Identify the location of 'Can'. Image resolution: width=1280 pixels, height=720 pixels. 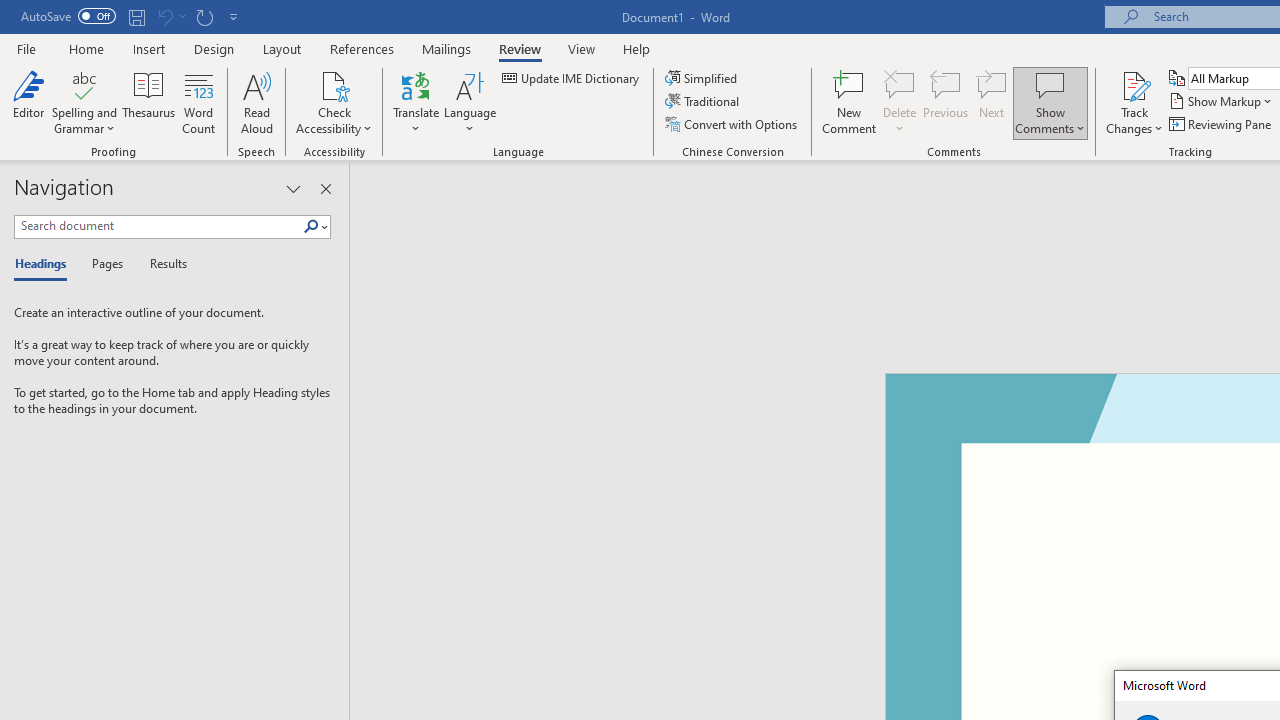
(164, 16).